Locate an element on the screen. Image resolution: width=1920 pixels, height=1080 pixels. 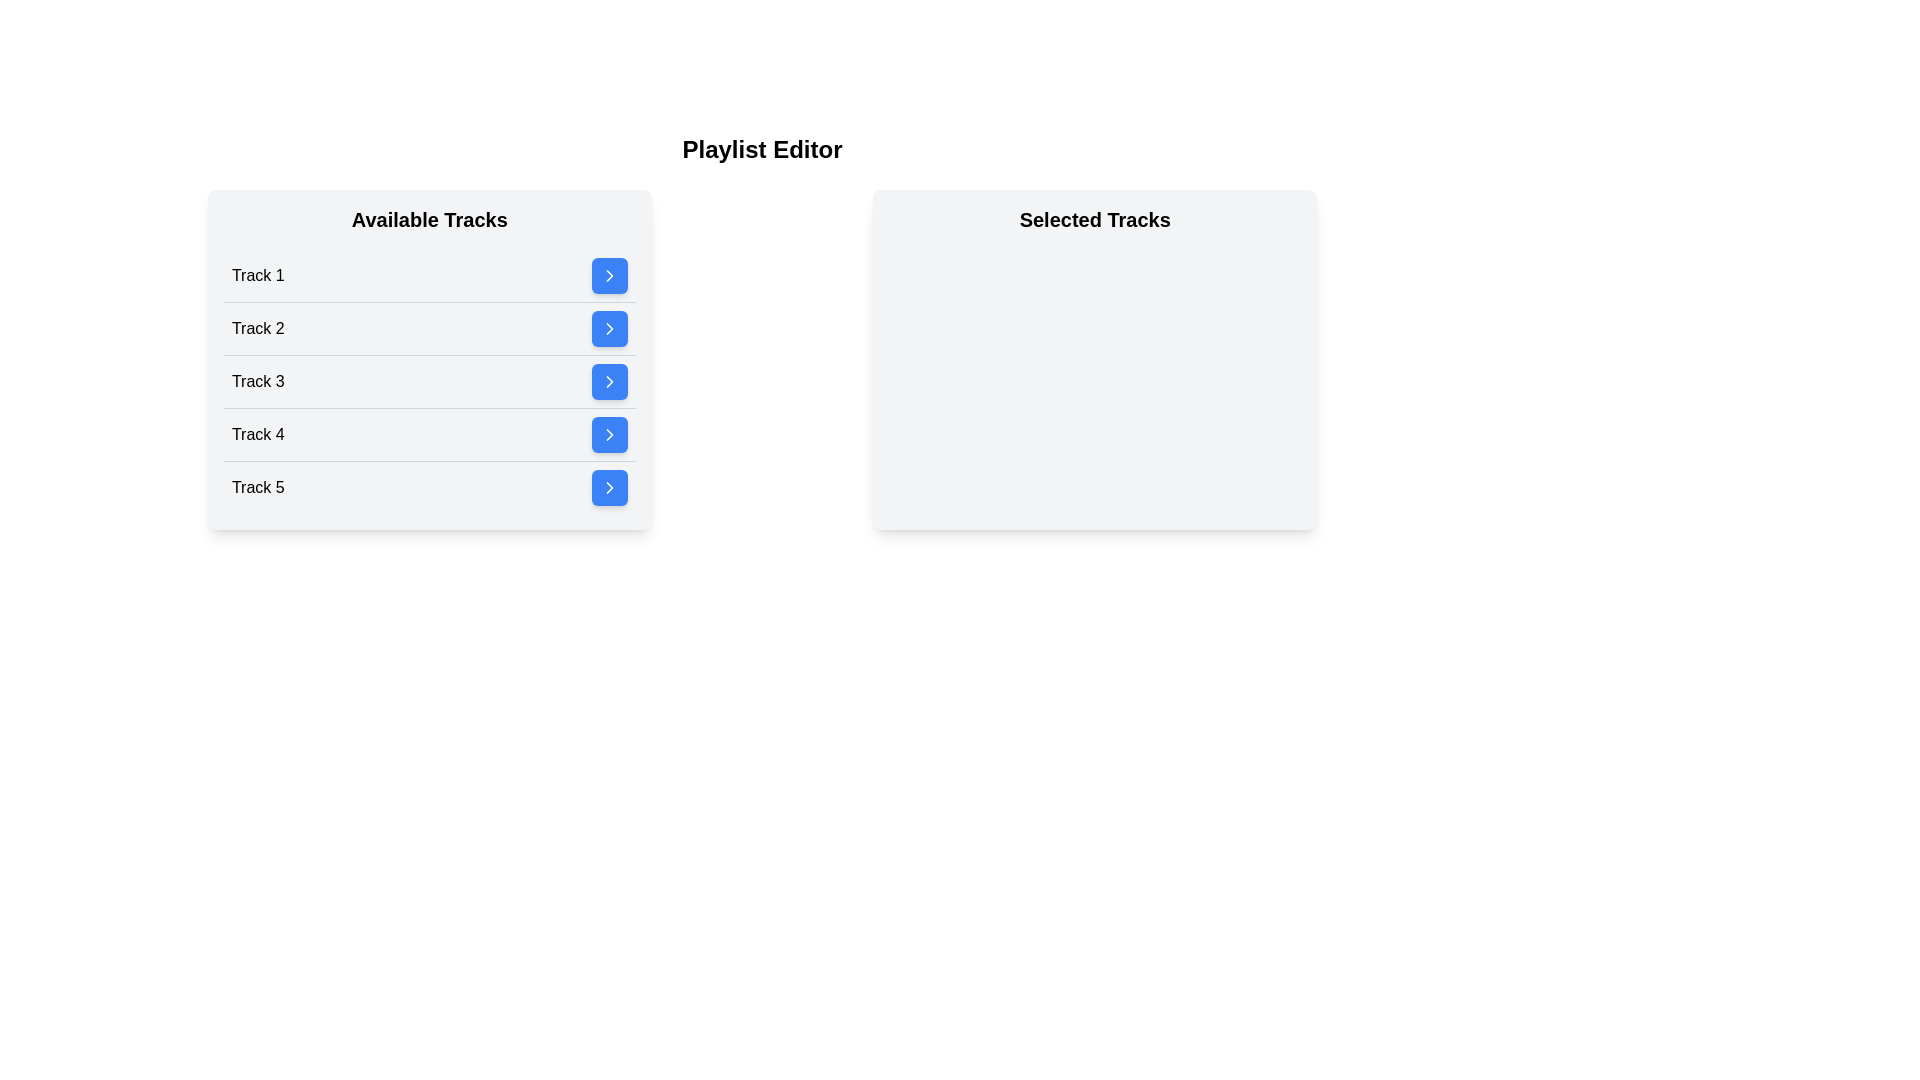
blue button next to Track 2 in the 'Available Tracks' list to move it to 'Selected Tracks' is located at coordinates (608, 327).